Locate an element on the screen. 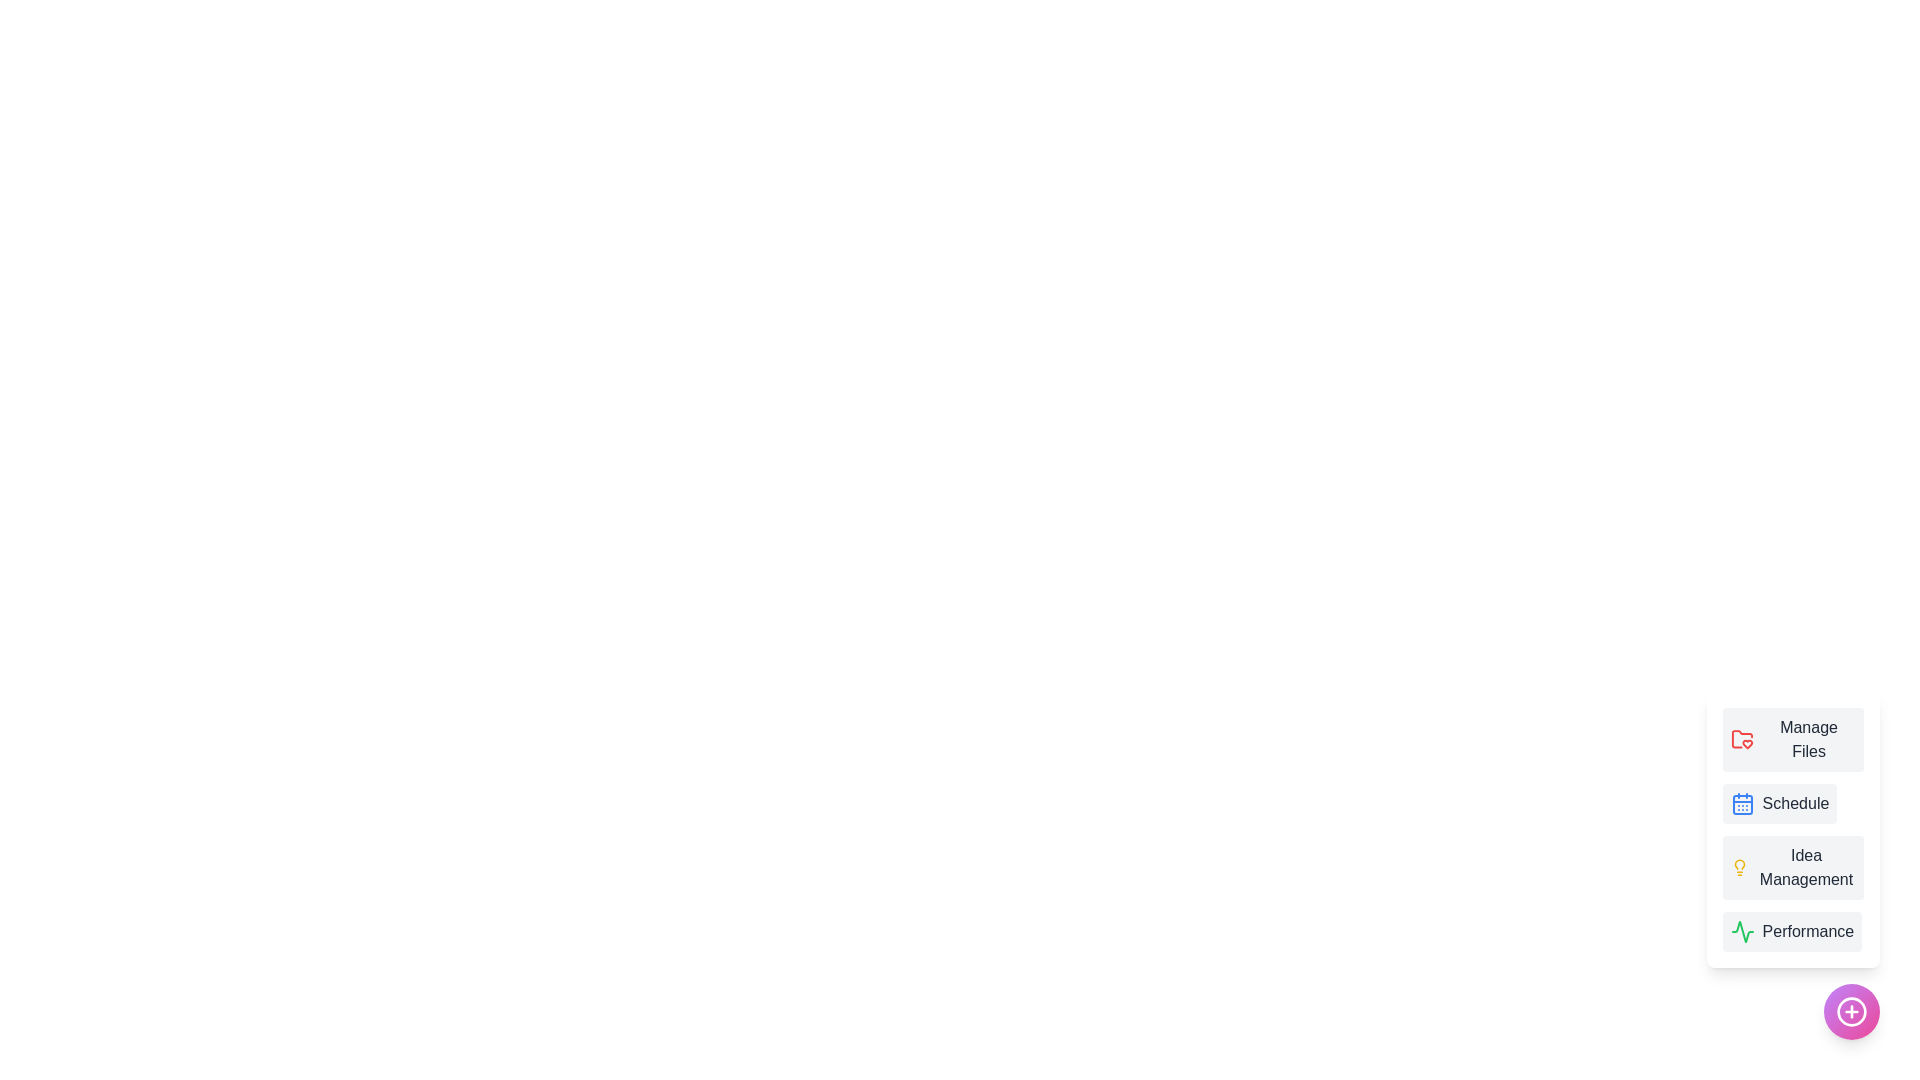 The image size is (1920, 1080). the menu item labeled 'Idea Management' to display its tooltip or visual feedback is located at coordinates (1793, 866).